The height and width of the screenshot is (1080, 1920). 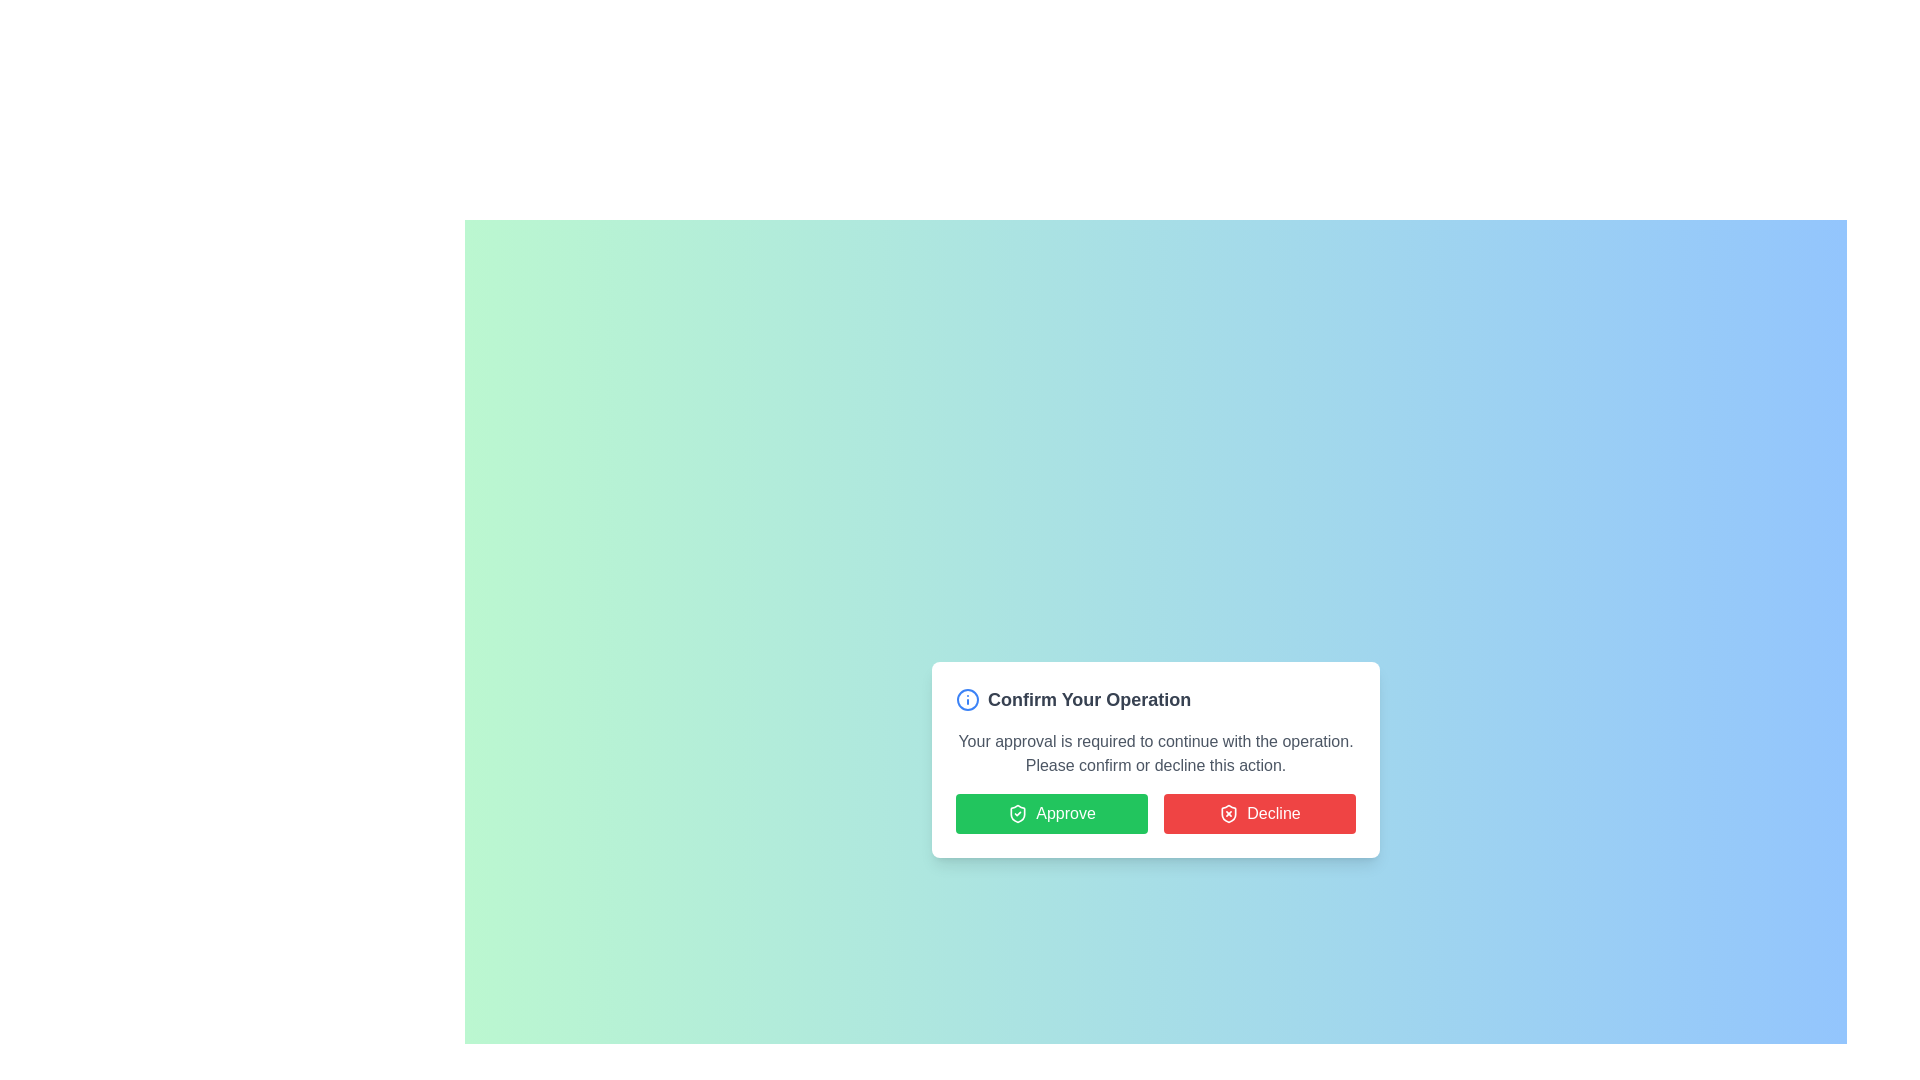 What do you see at coordinates (1018, 813) in the screenshot?
I see `the graphic/icon element depicting a shield with a check mark inside it, which is located within the green 'Approve' button in the bottom-left section of the dialog box` at bounding box center [1018, 813].